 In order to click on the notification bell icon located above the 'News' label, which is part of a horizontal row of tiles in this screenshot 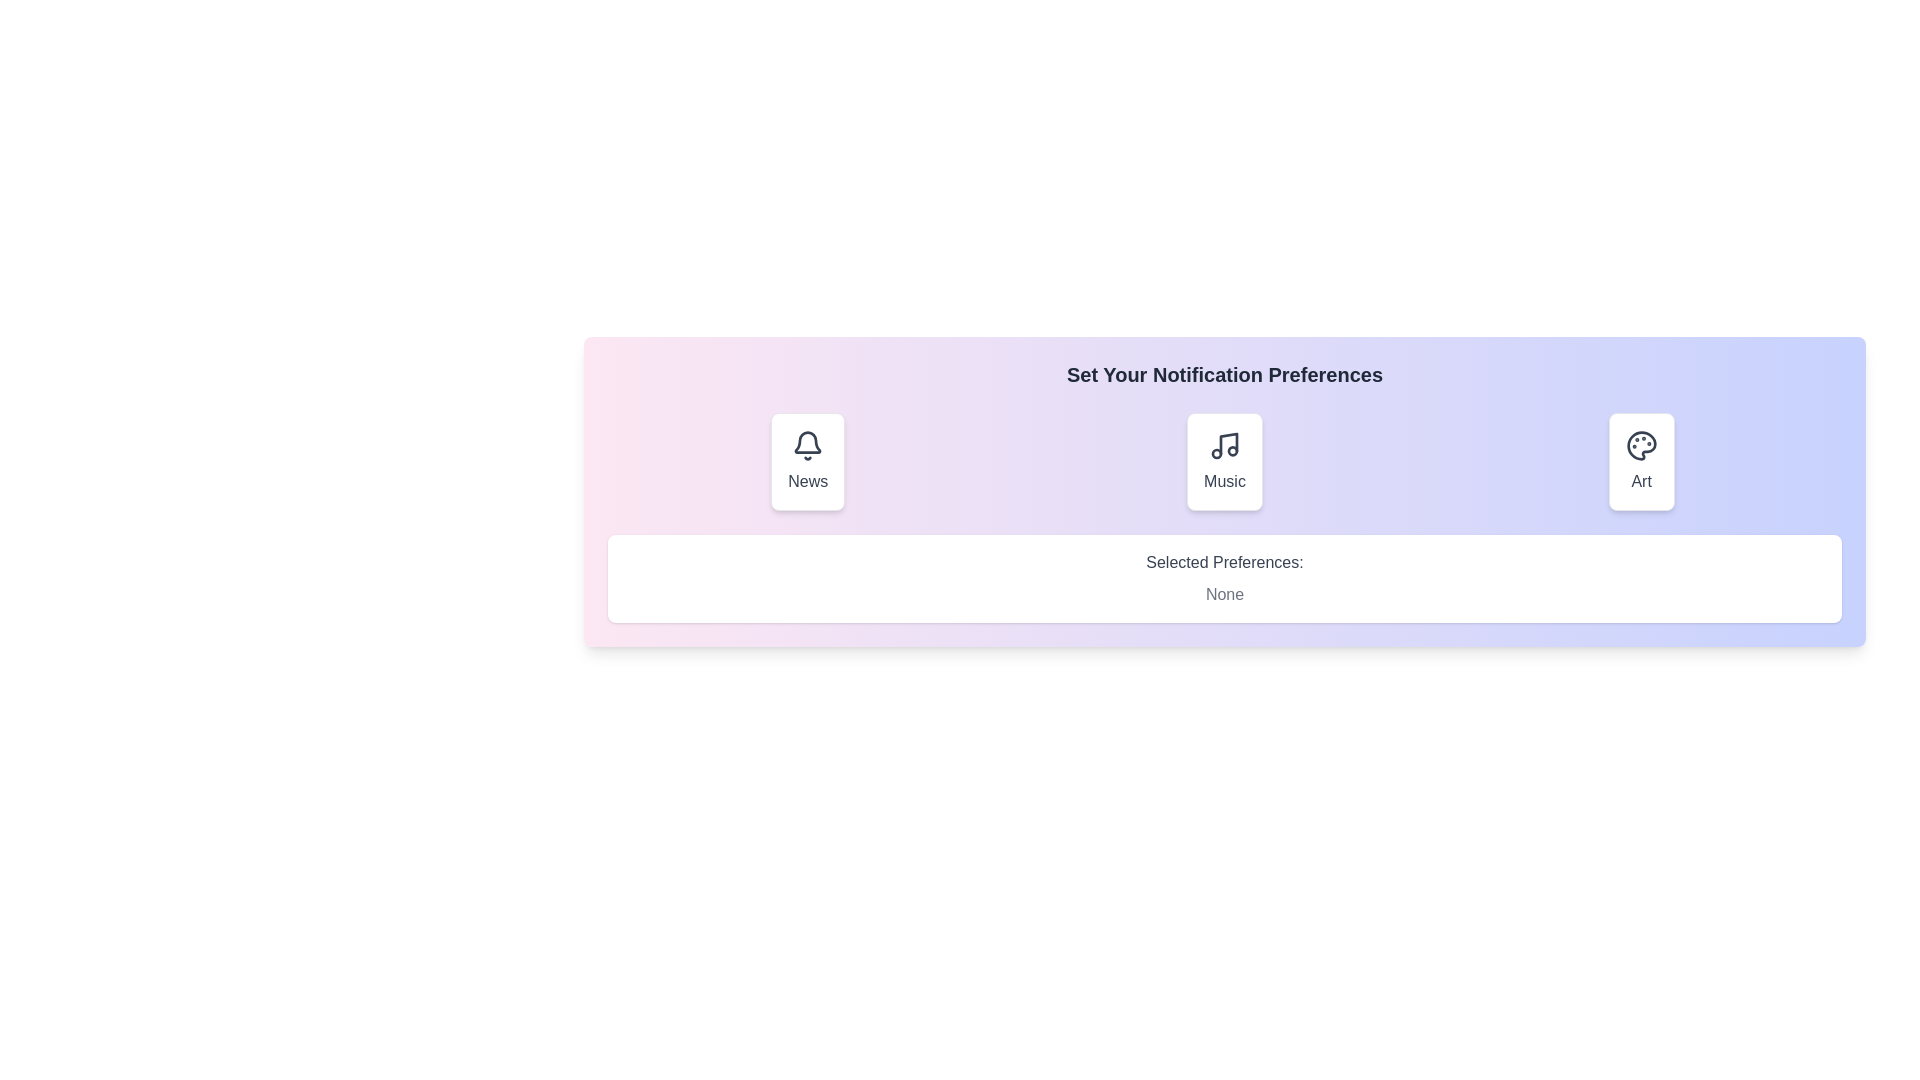, I will do `click(808, 445)`.